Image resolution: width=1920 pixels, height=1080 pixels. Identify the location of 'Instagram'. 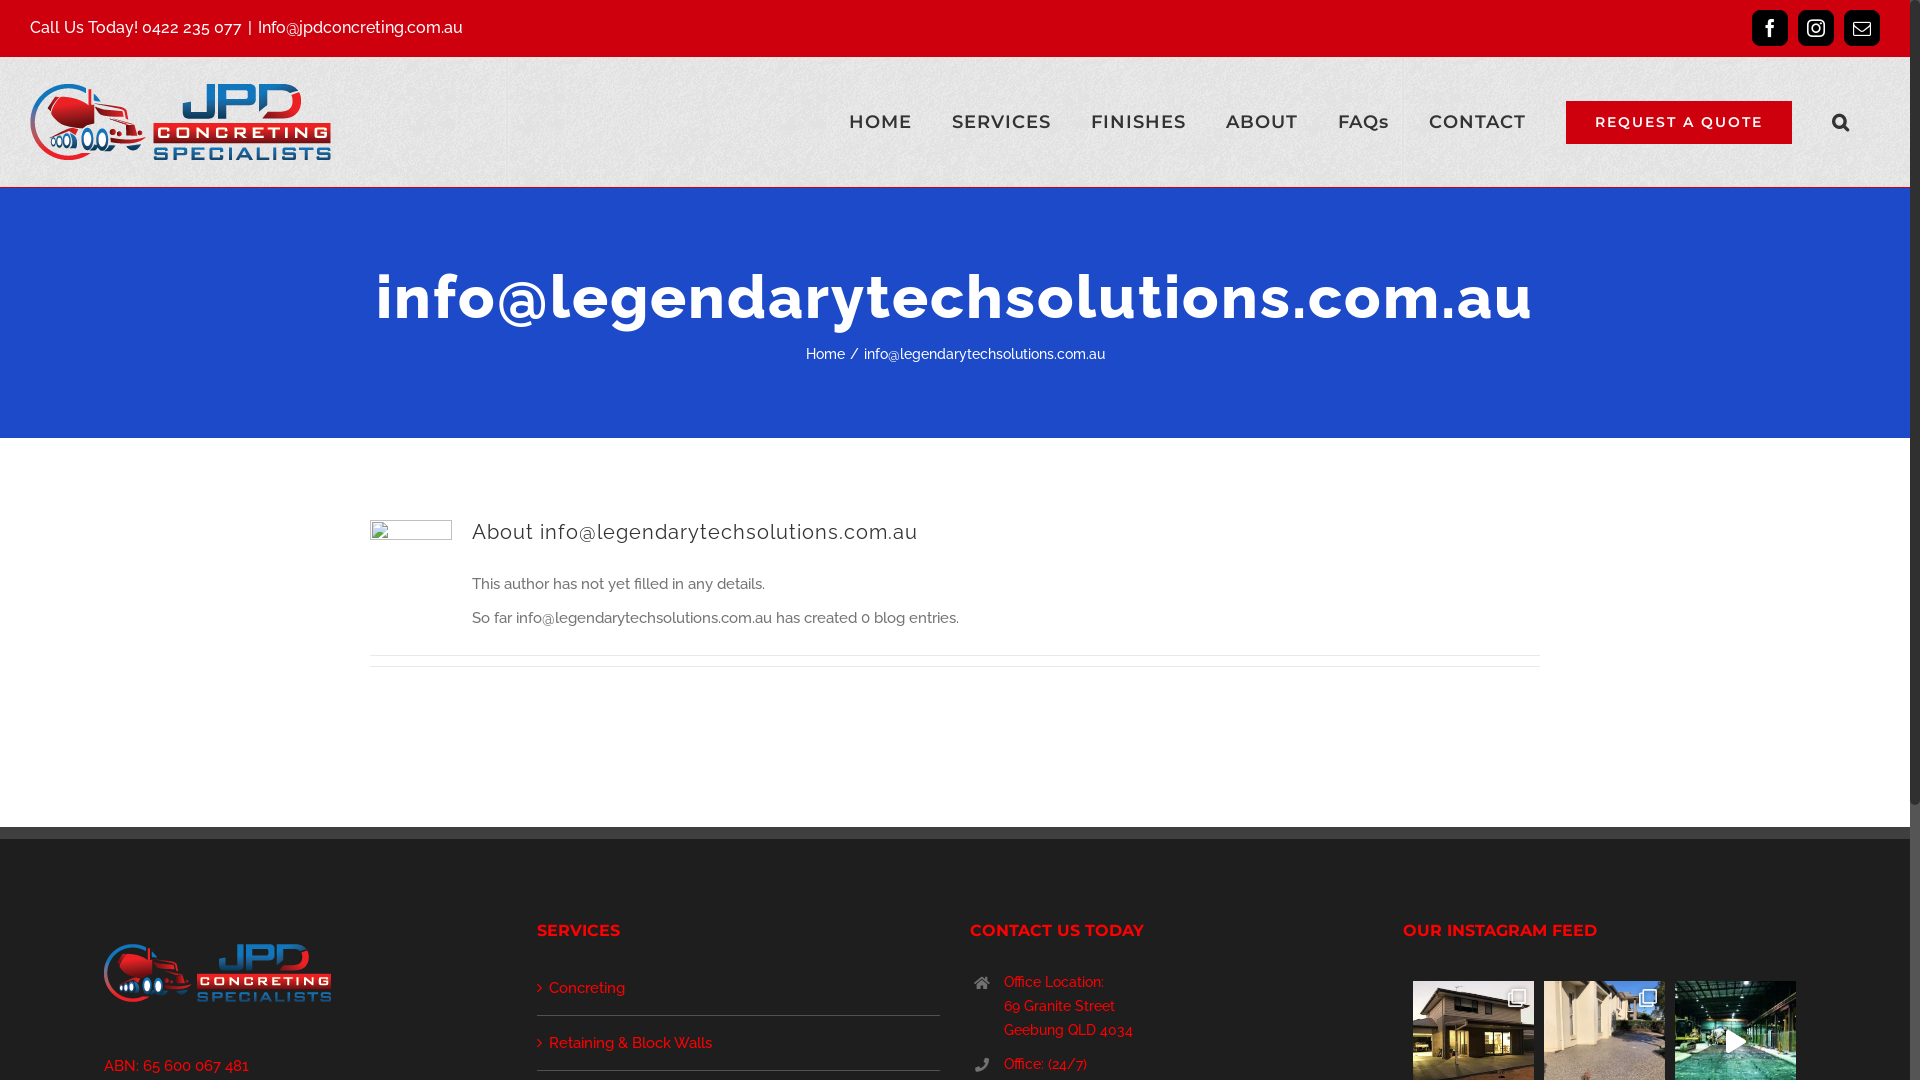
(1815, 27).